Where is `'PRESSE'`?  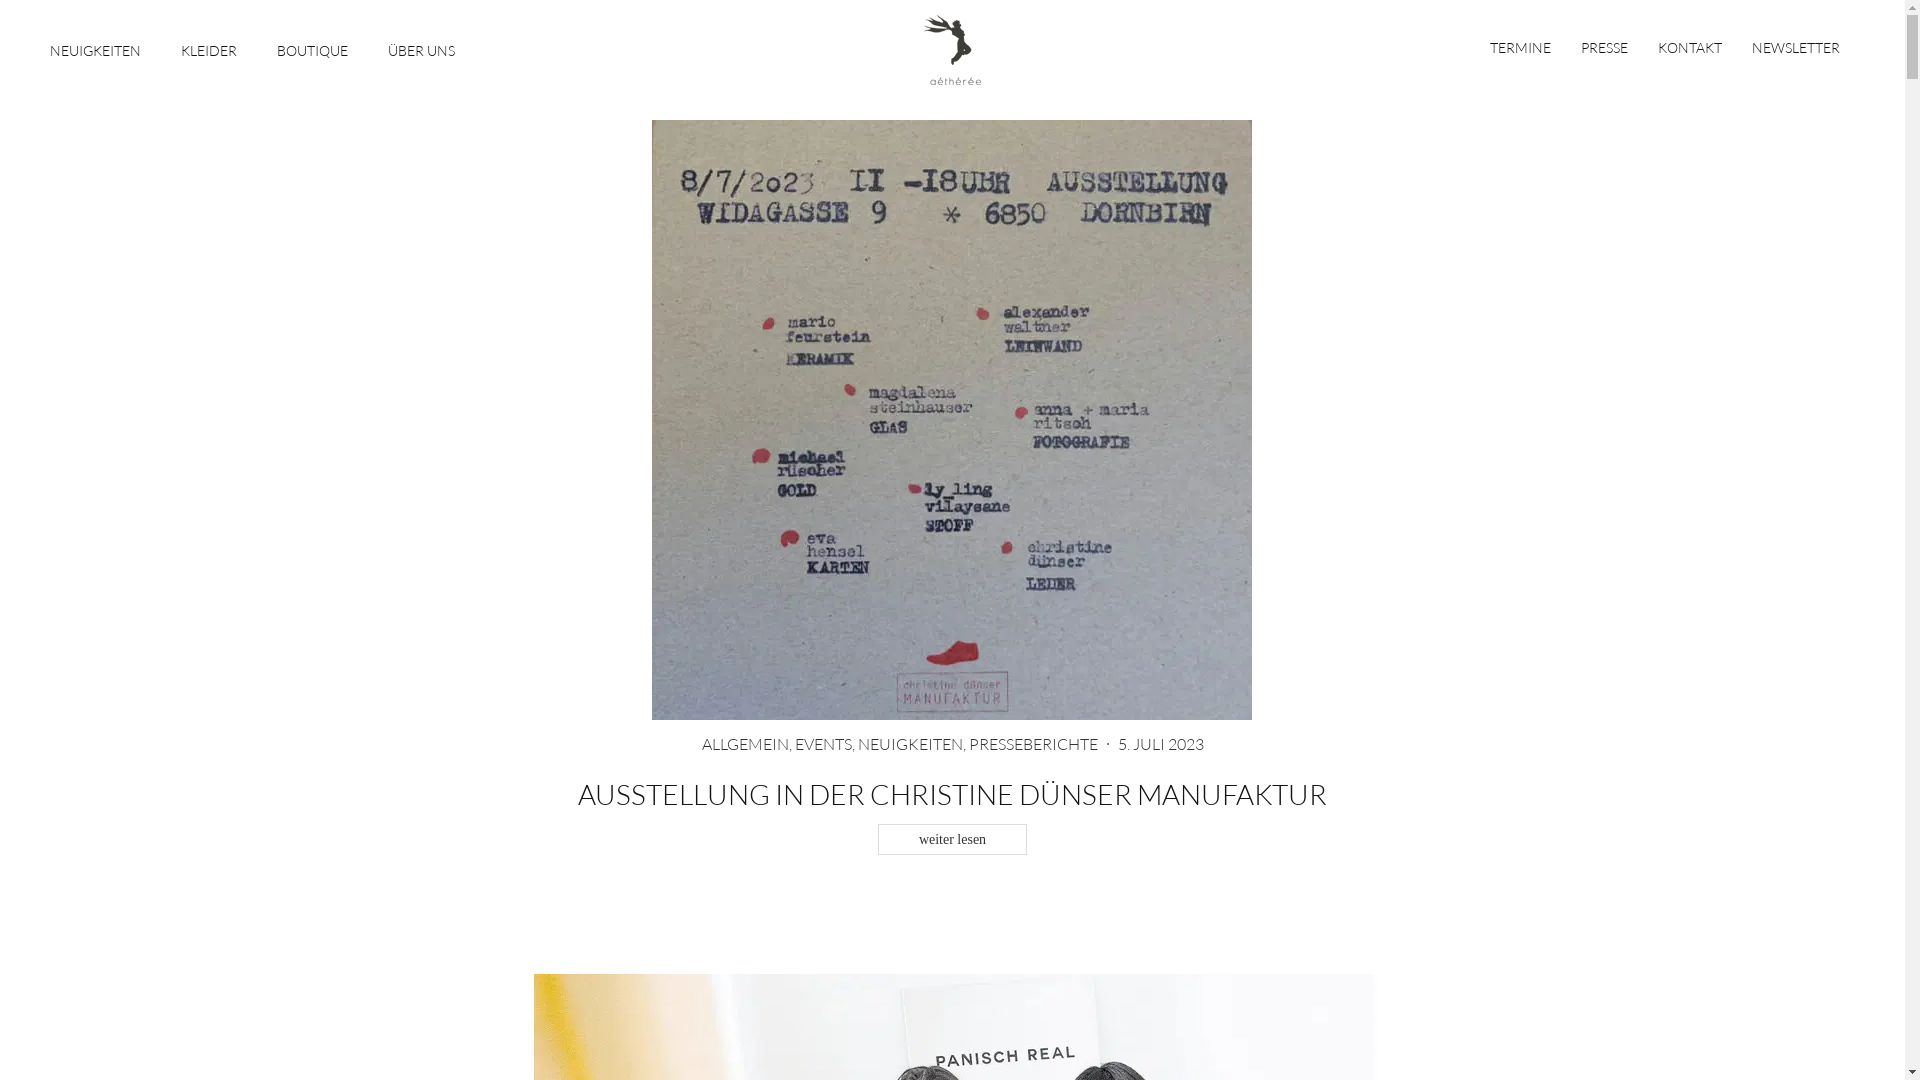
'PRESSE' is located at coordinates (1604, 46).